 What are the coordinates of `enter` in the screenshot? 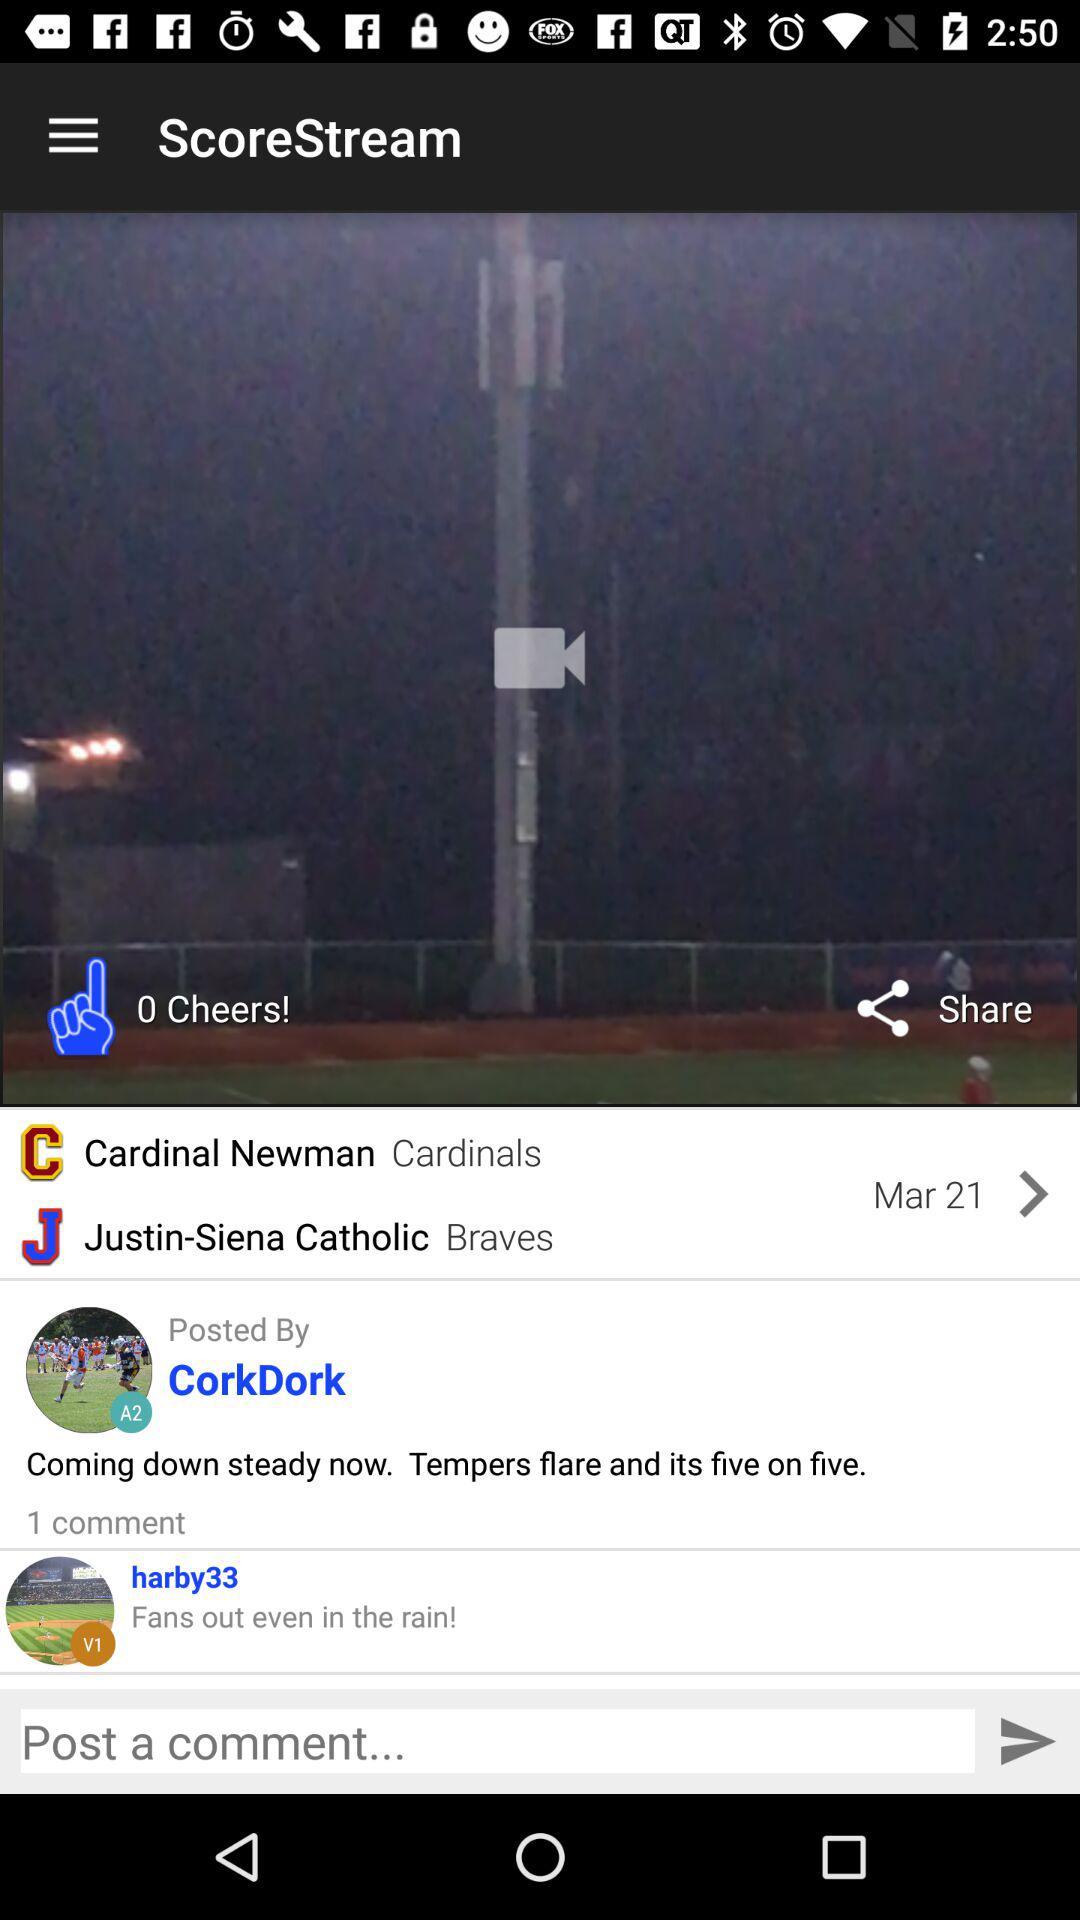 It's located at (1027, 1740).